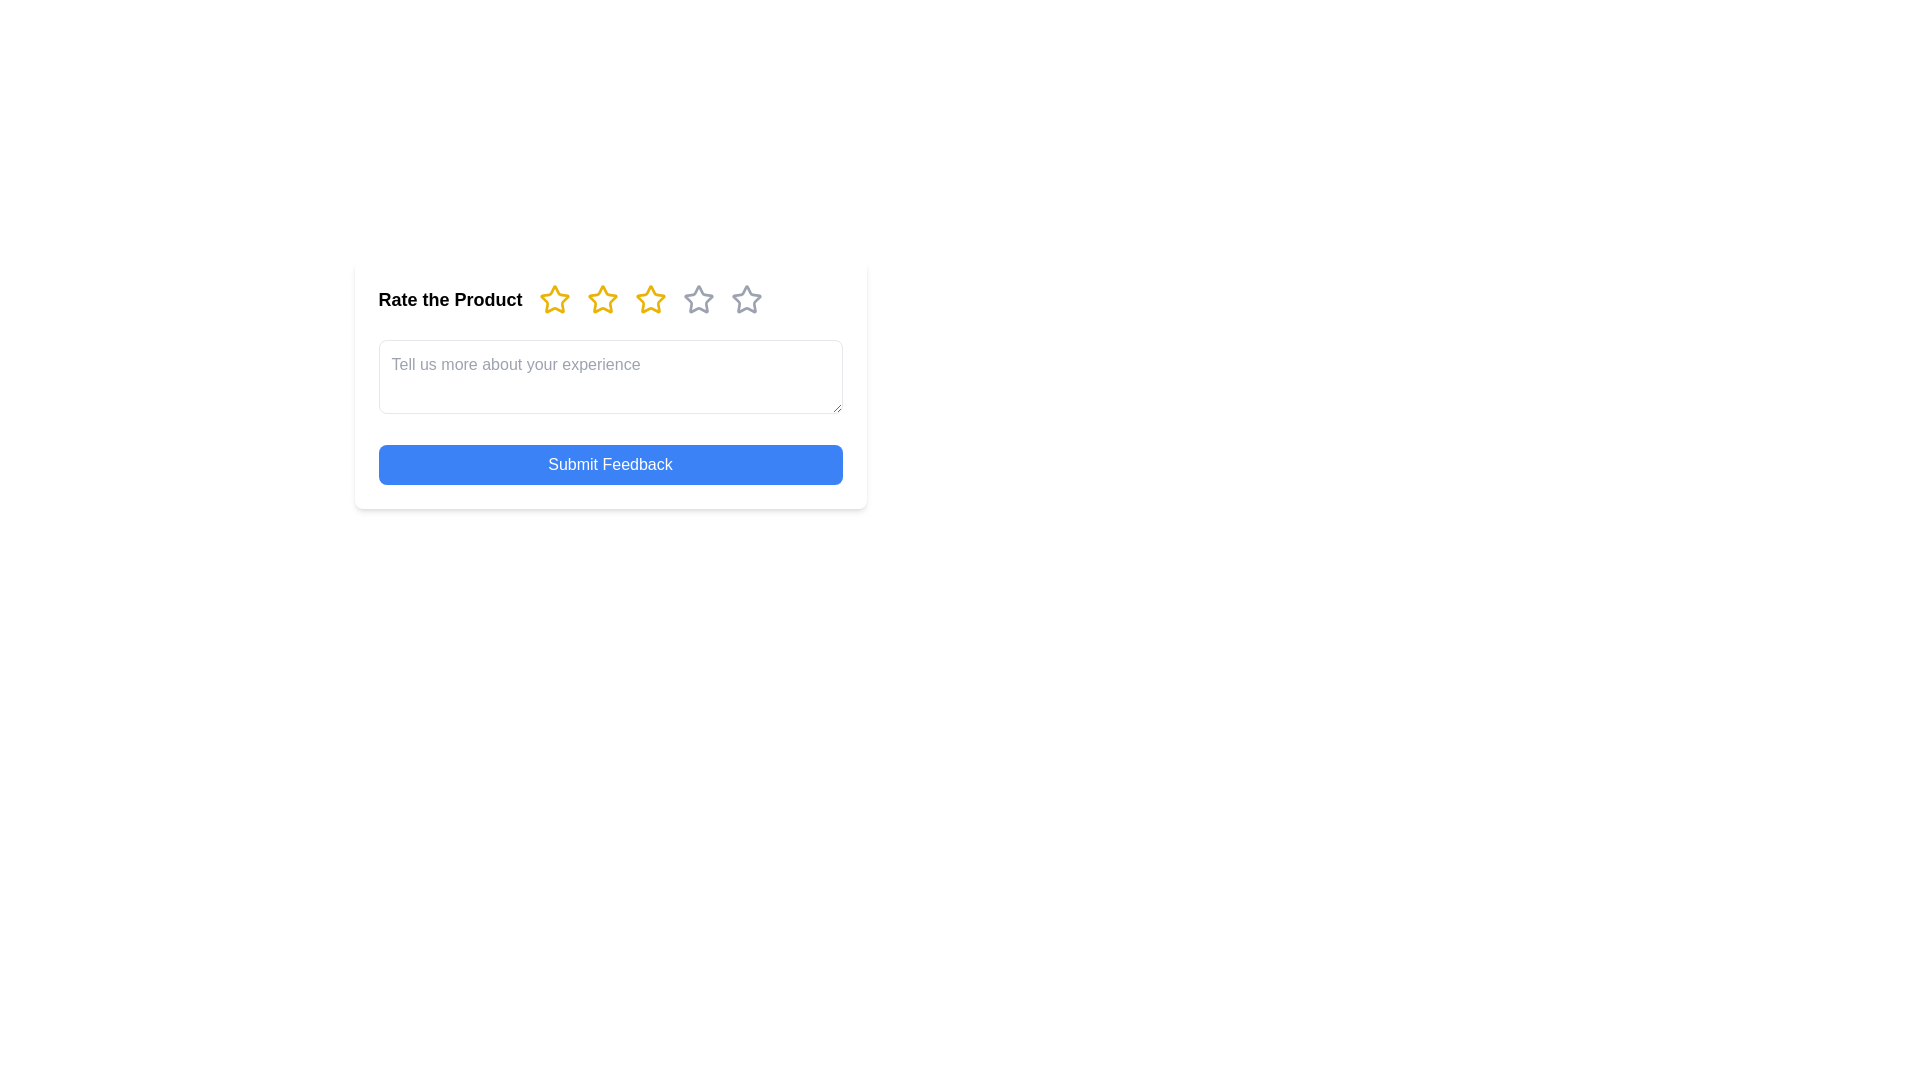 This screenshot has width=1920, height=1080. Describe the element at coordinates (601, 300) in the screenshot. I see `the third yellow star icon in the rating row` at that location.